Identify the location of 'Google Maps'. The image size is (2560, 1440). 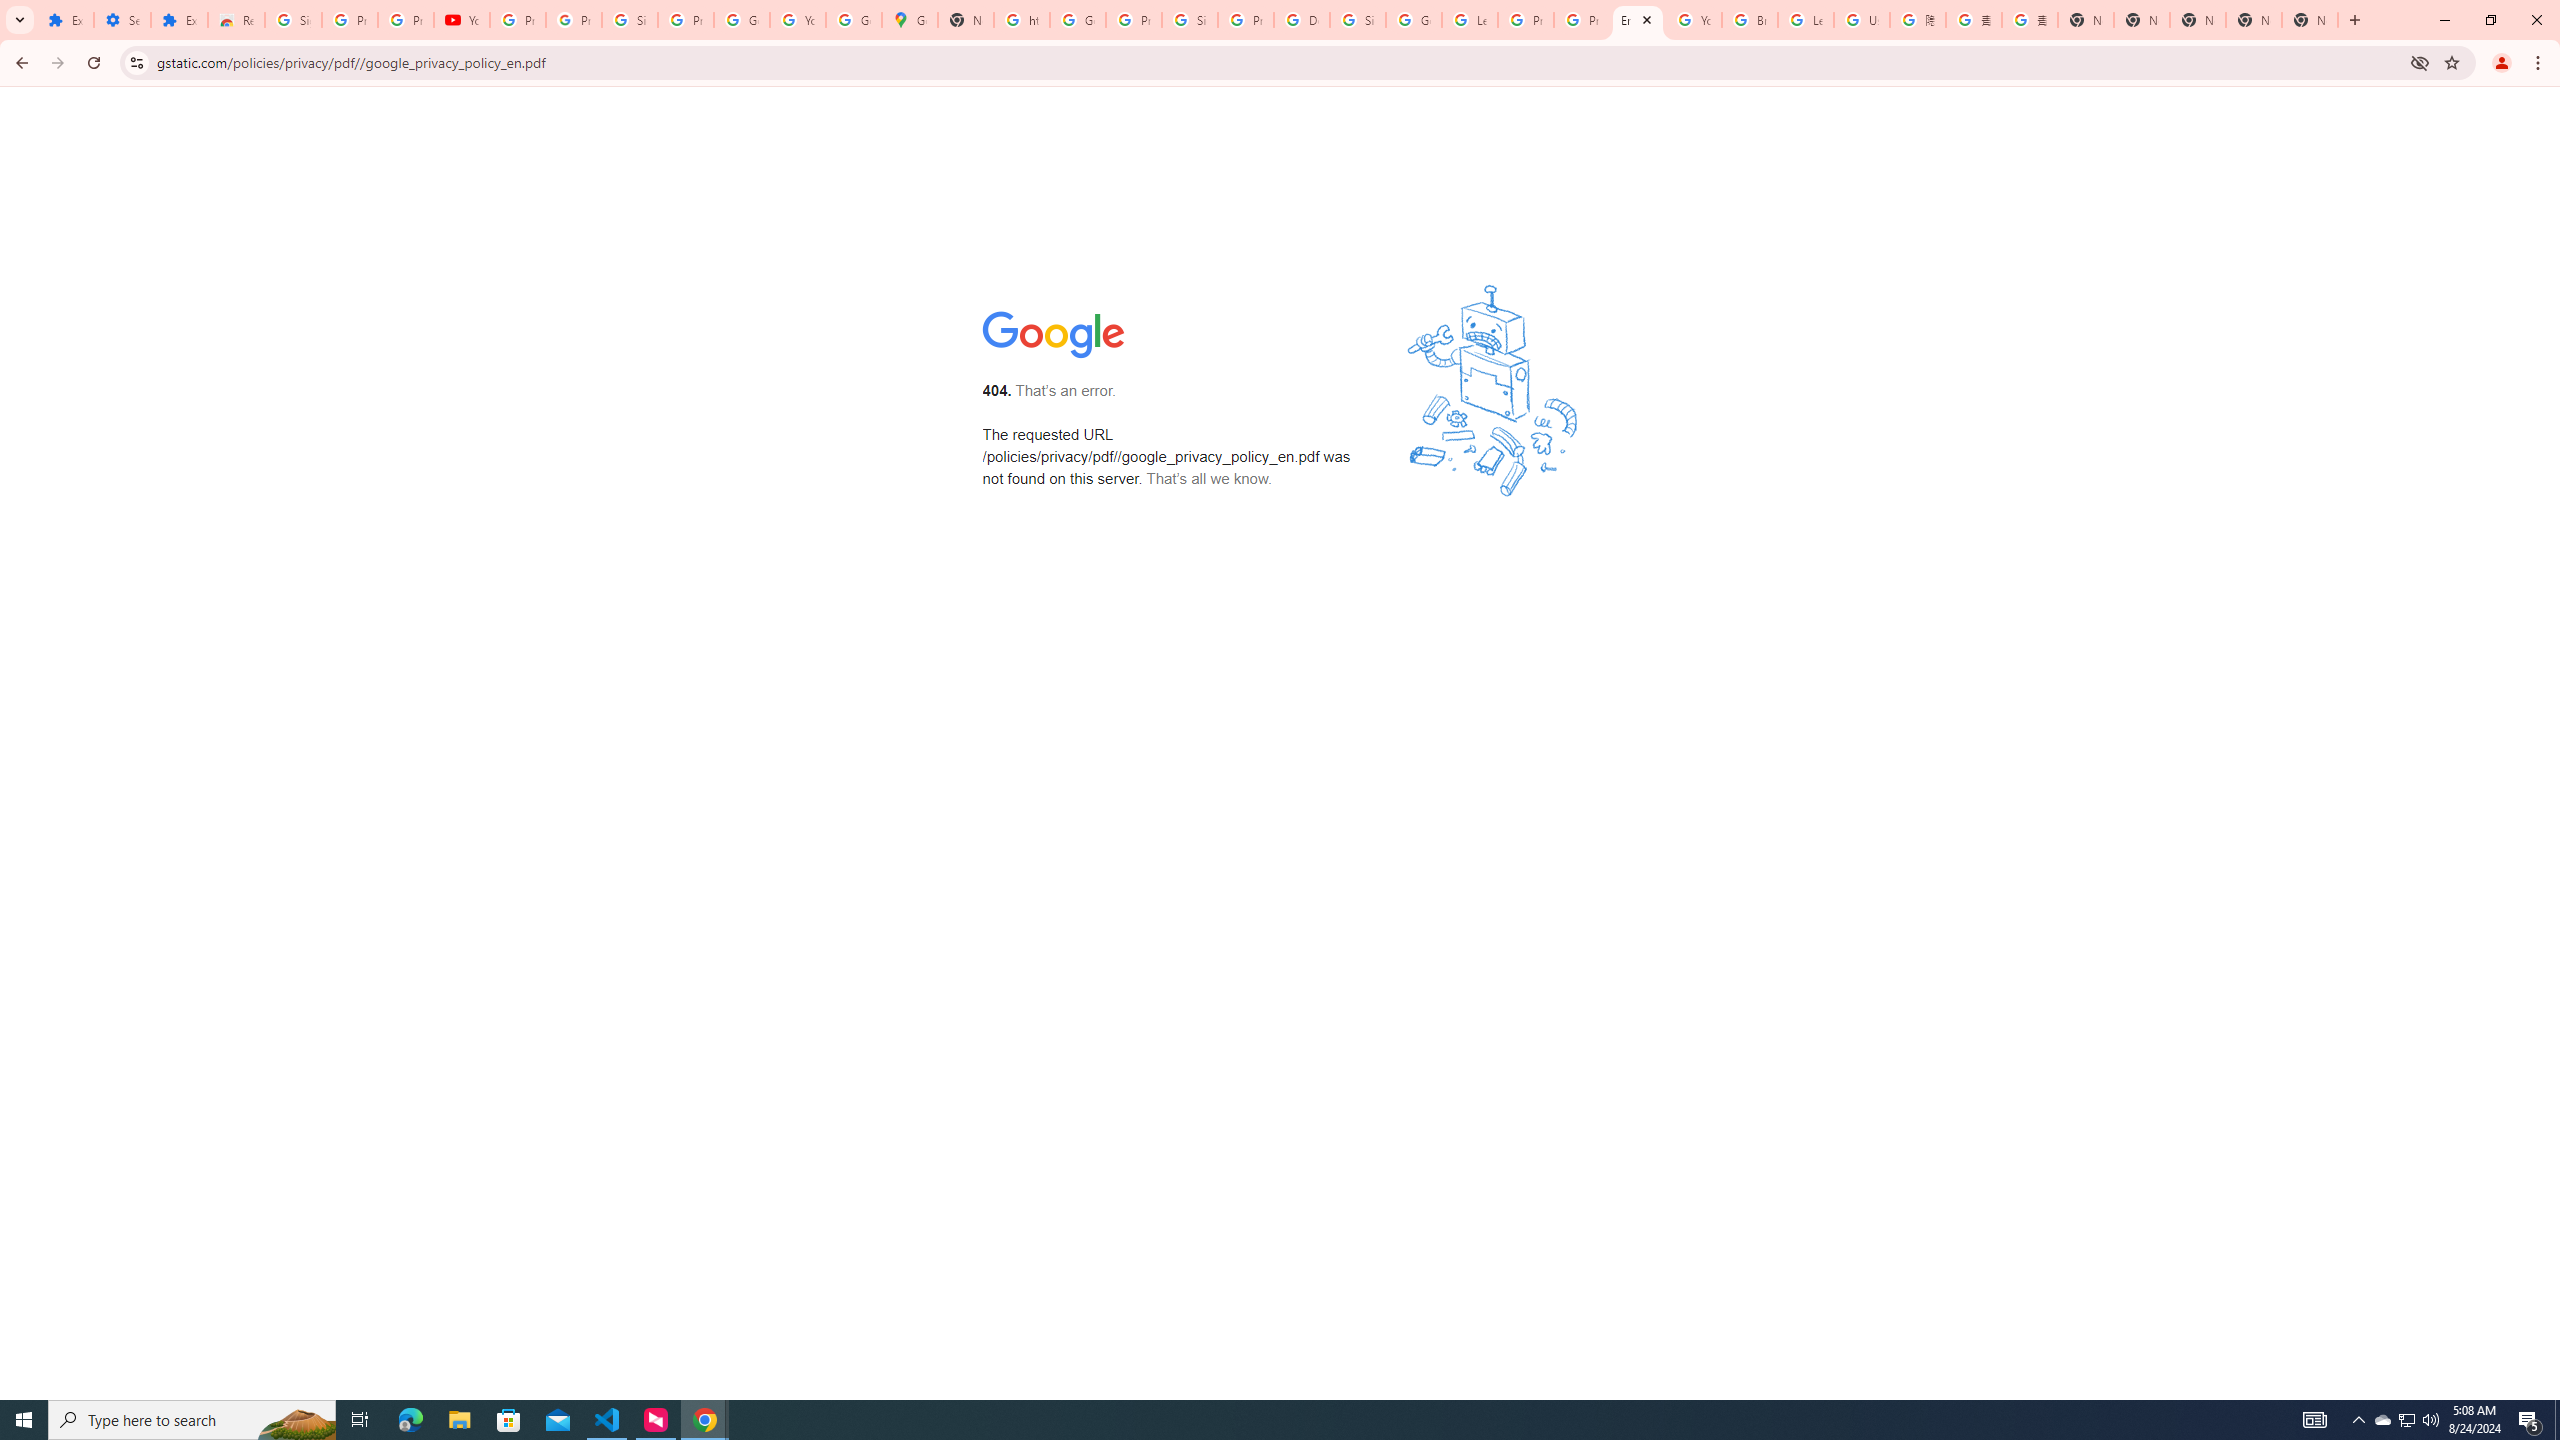
(909, 19).